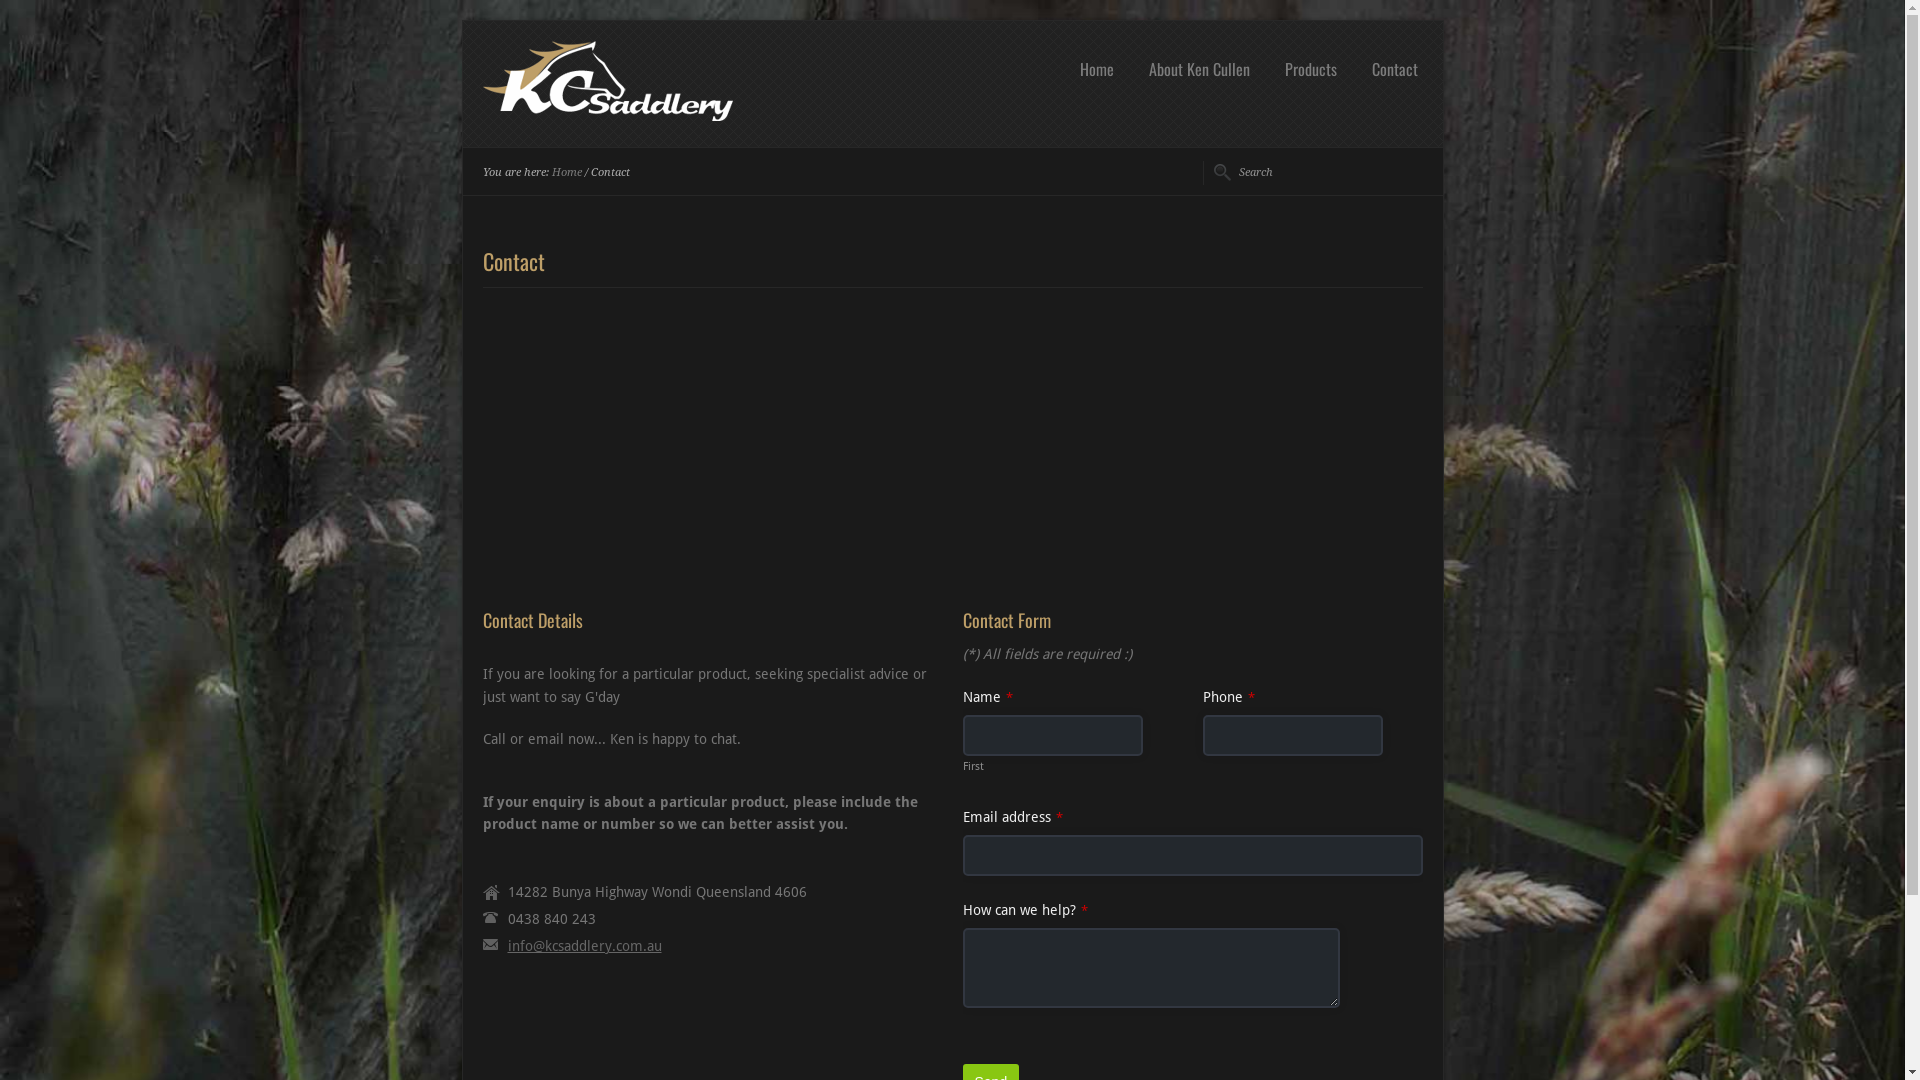 This screenshot has height=1080, width=1920. What do you see at coordinates (508, 945) in the screenshot?
I see `'info@kcsaddlery.com.au'` at bounding box center [508, 945].